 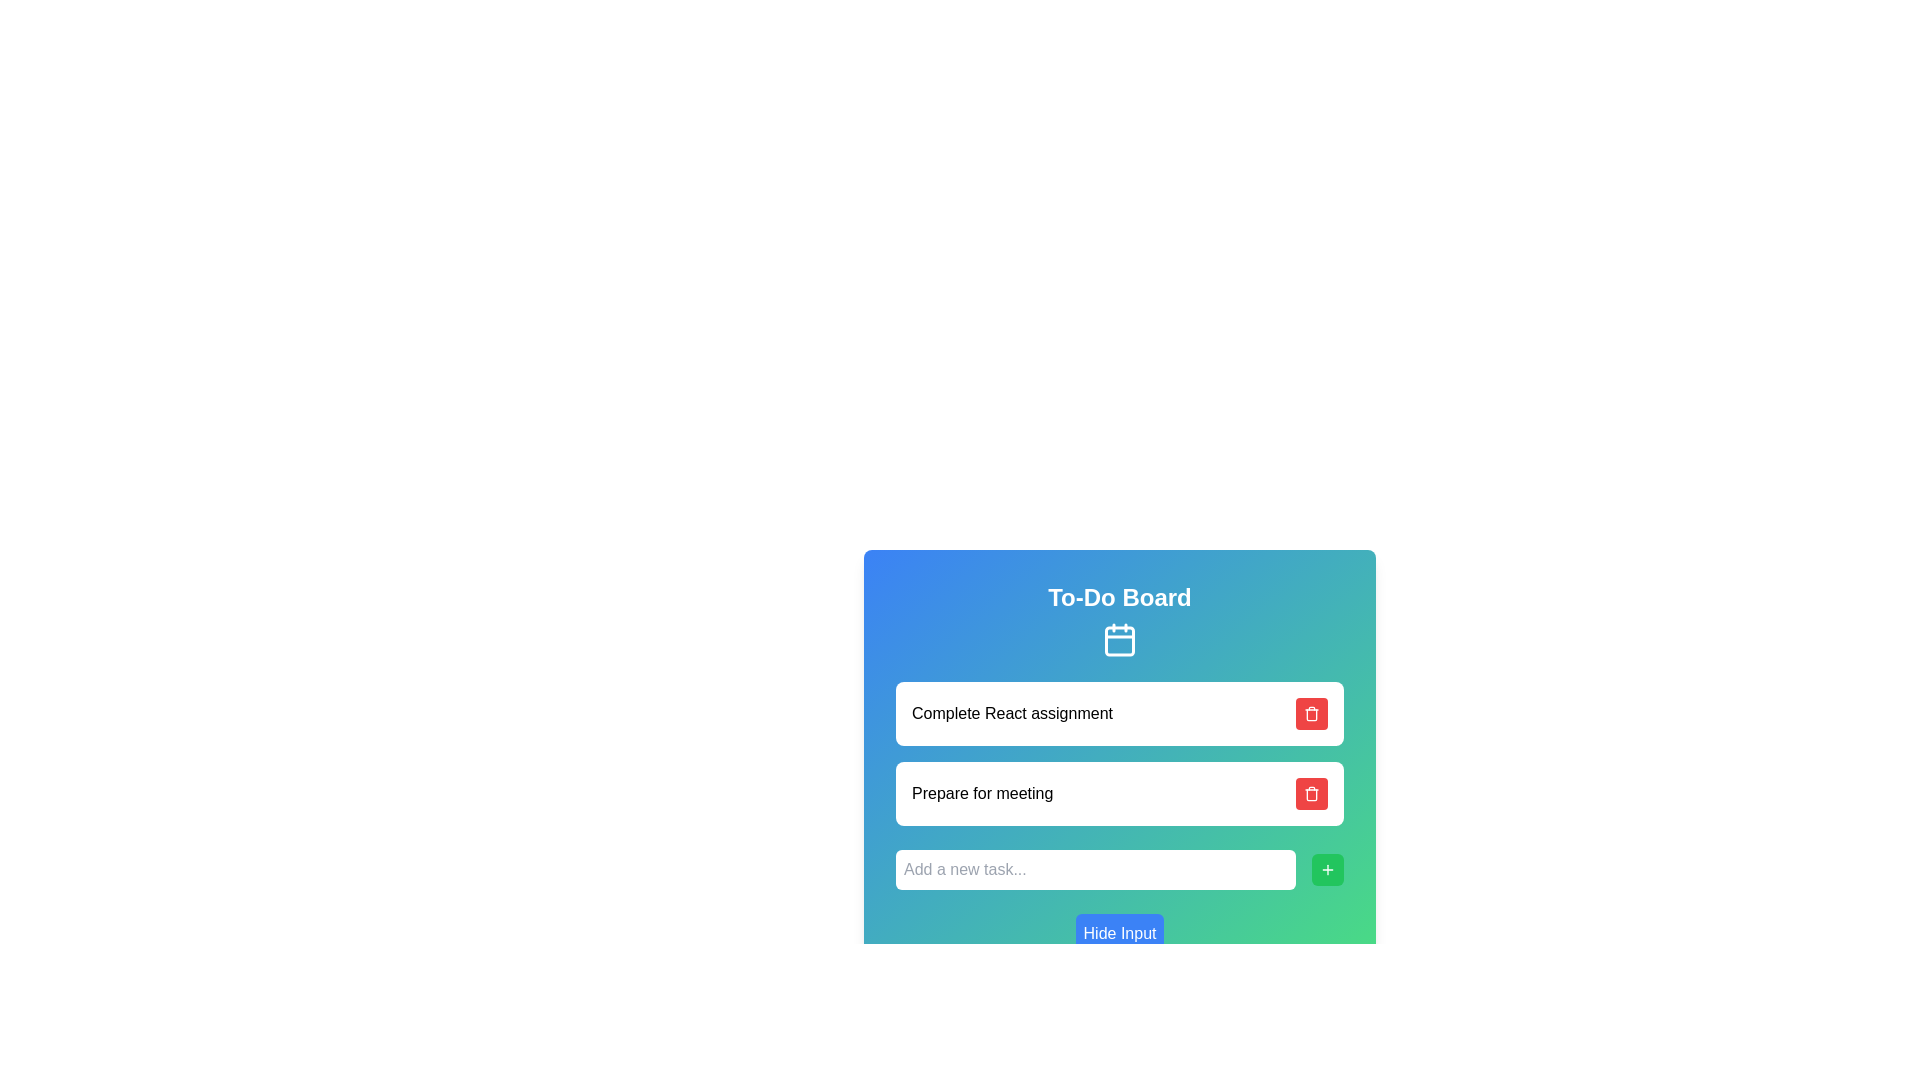 What do you see at coordinates (1118, 640) in the screenshot?
I see `the calendar icon located directly below the 'To-Do Board' title in the header section of the interface` at bounding box center [1118, 640].